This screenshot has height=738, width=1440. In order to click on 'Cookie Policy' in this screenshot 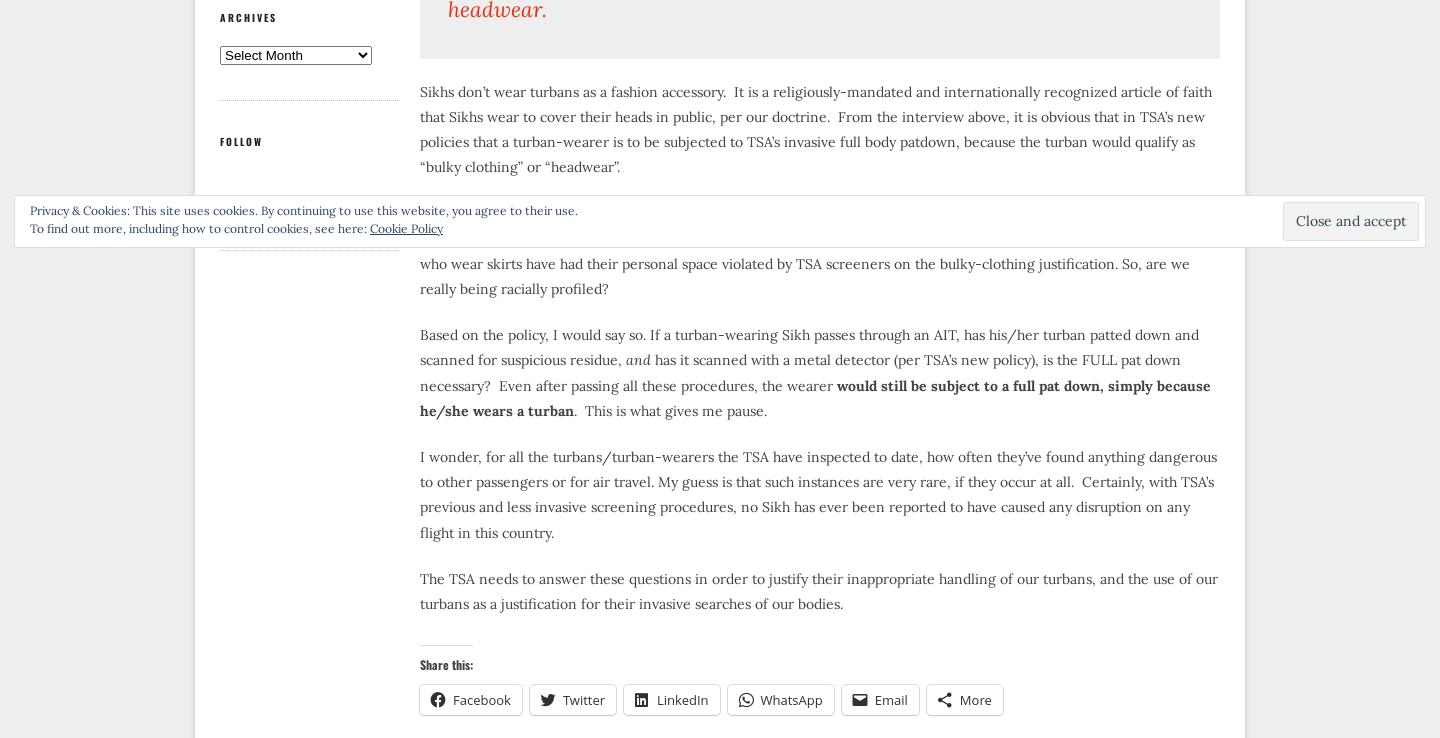, I will do `click(368, 227)`.